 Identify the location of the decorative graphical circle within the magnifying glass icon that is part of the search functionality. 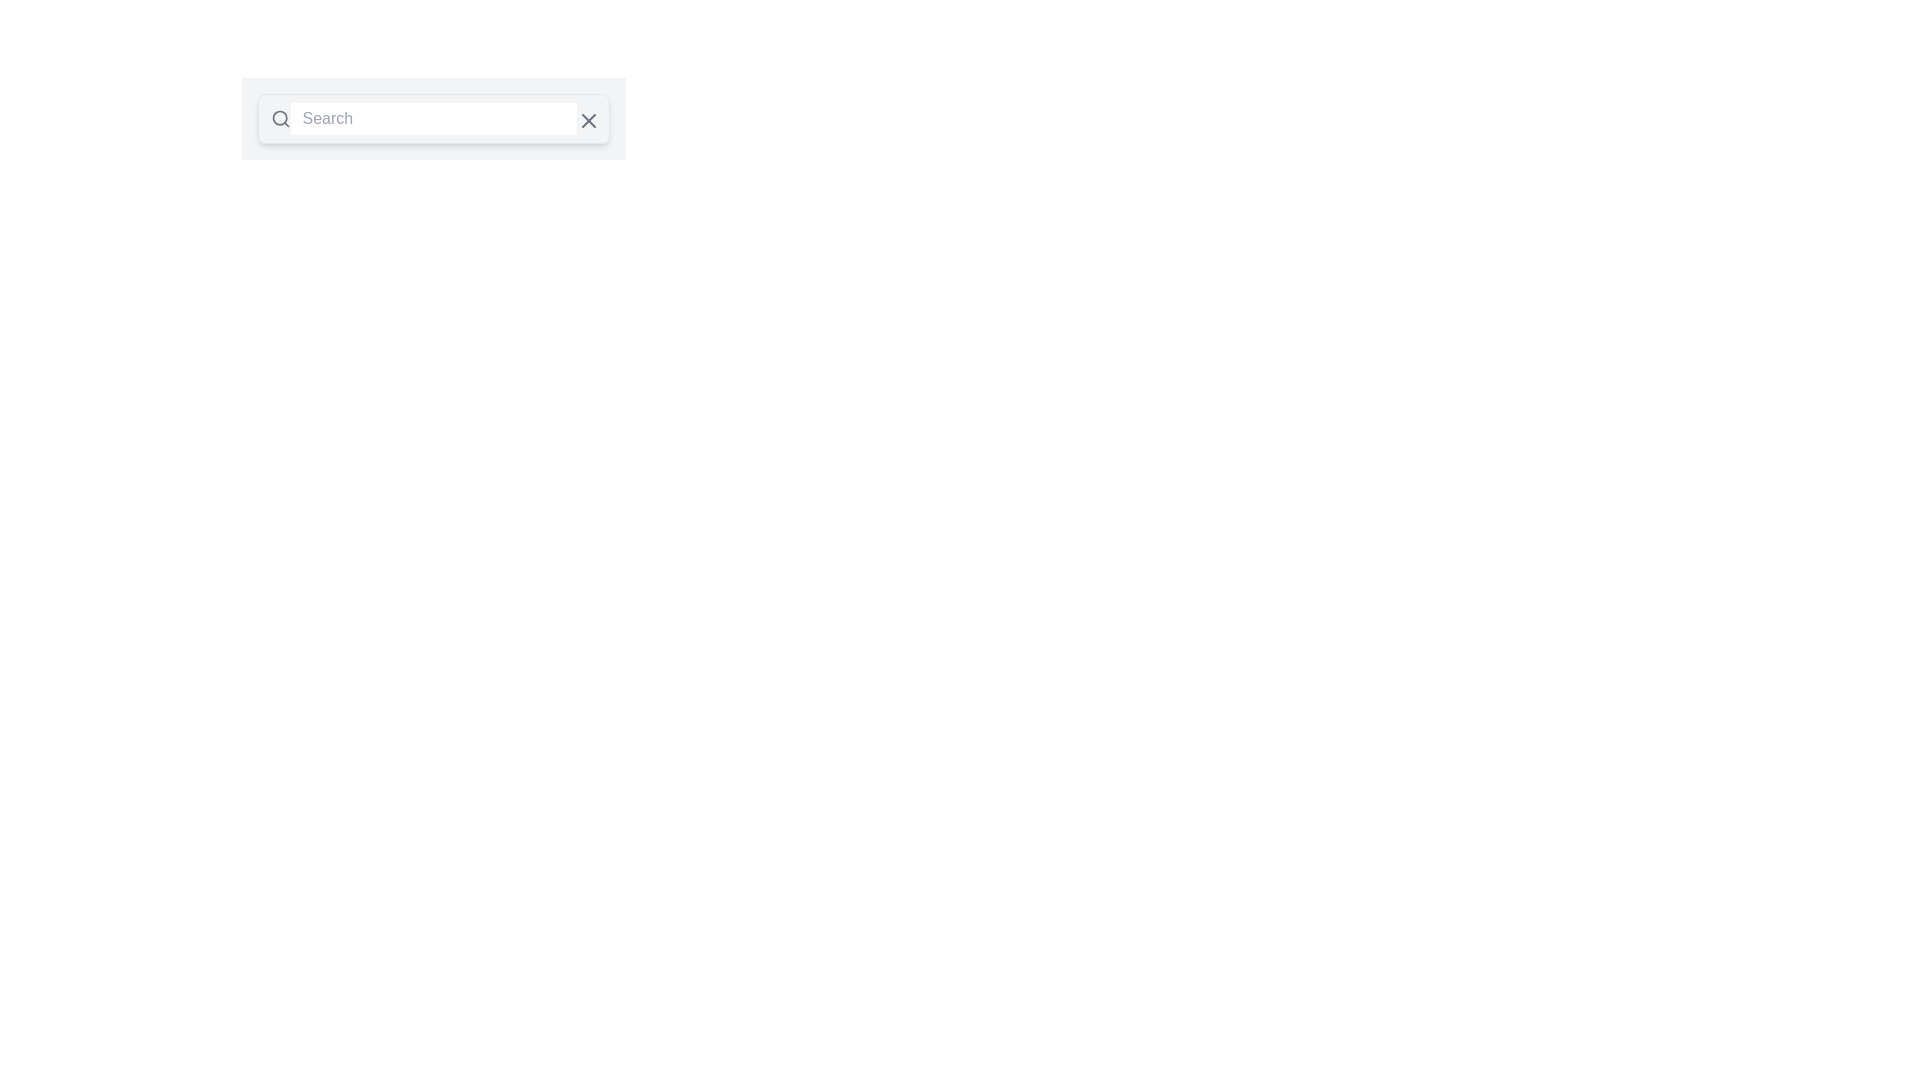
(278, 118).